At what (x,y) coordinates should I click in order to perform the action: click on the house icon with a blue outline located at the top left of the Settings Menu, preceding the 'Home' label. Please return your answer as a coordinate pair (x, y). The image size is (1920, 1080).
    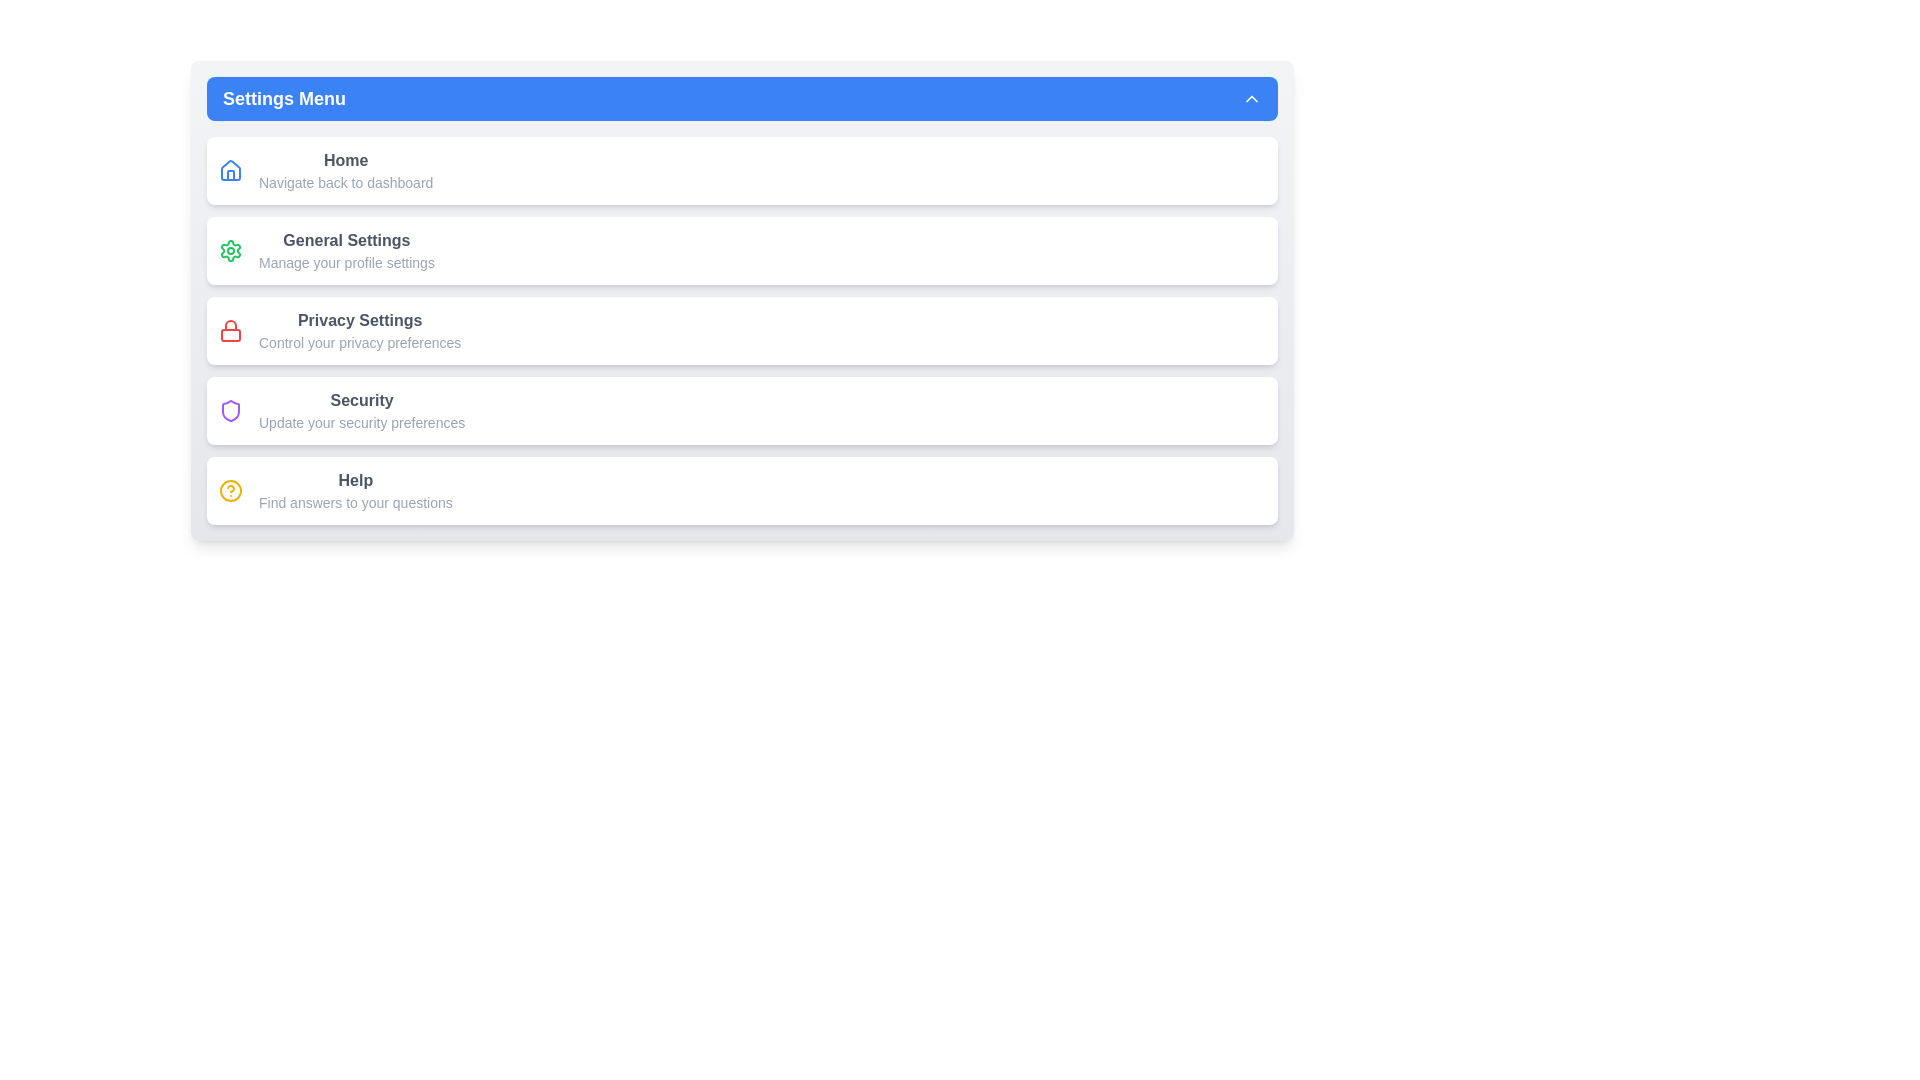
    Looking at the image, I should click on (230, 169).